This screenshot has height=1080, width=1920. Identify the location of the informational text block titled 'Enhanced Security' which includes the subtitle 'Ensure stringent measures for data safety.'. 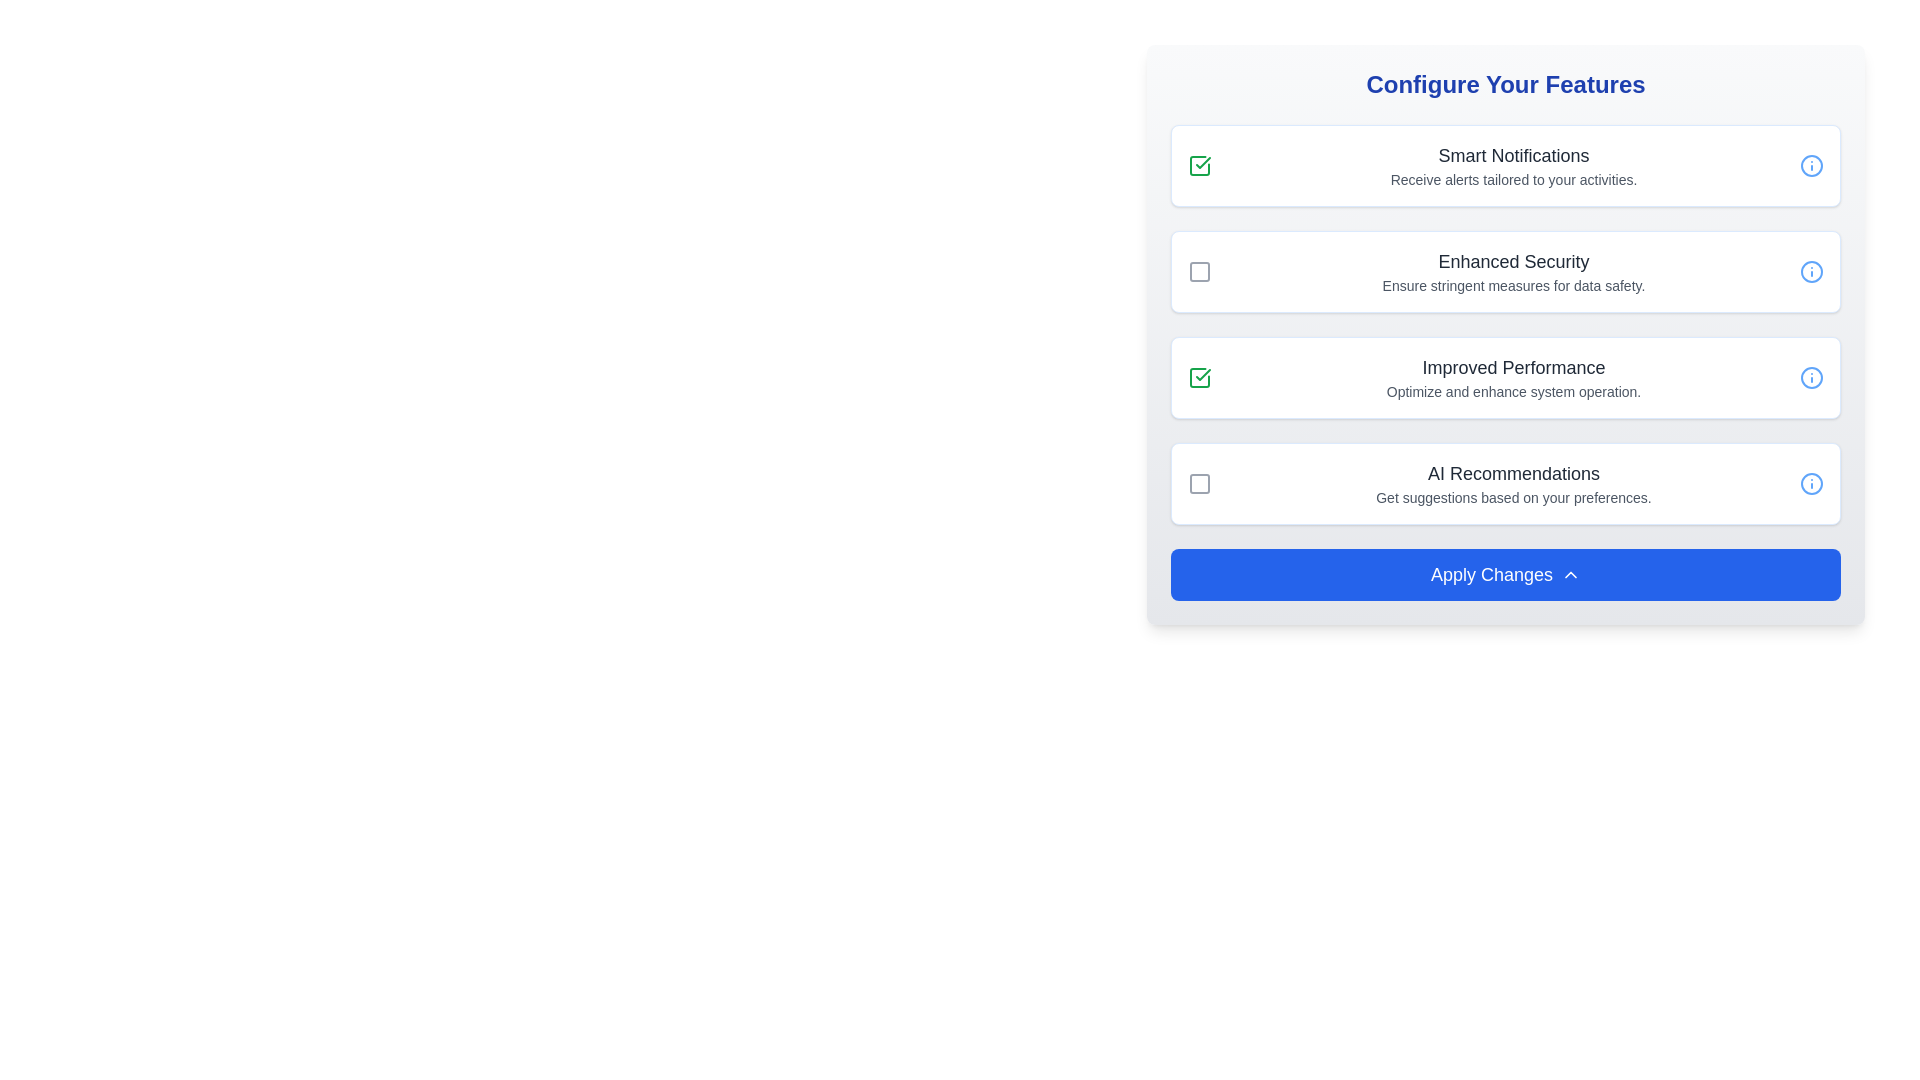
(1513, 272).